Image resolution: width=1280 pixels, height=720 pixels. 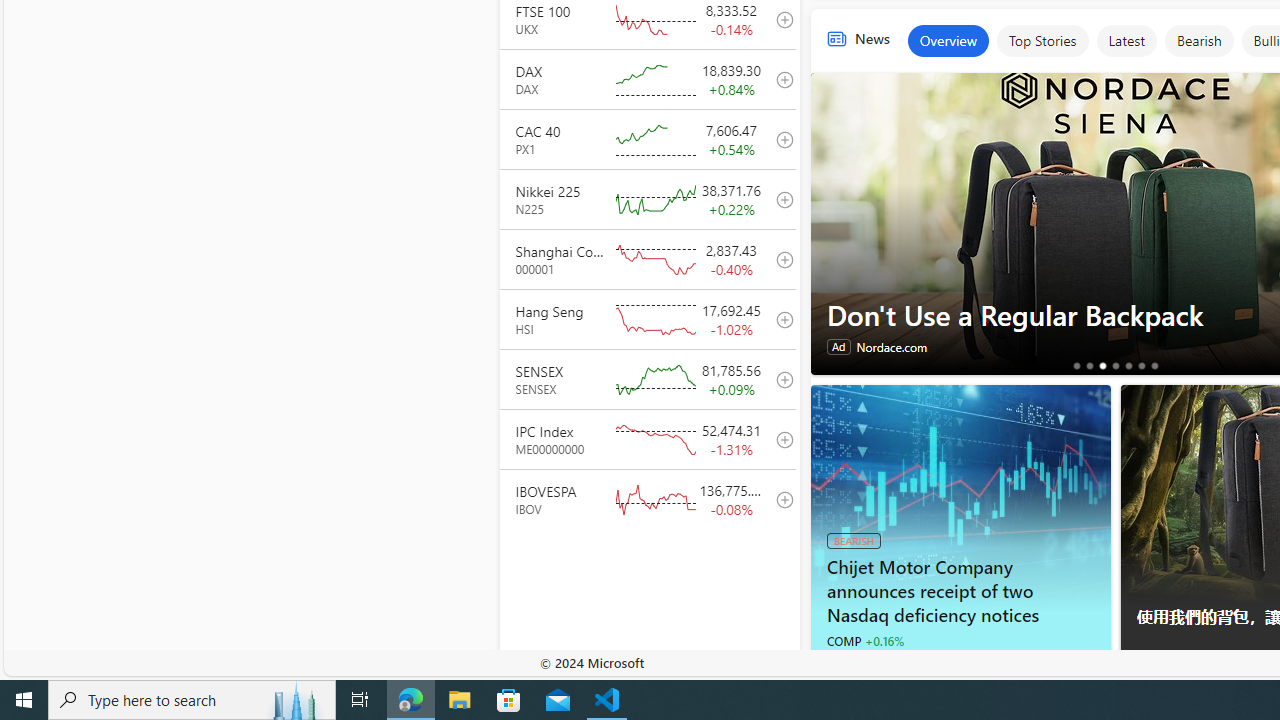 What do you see at coordinates (947, 41) in the screenshot?
I see `'Overview'` at bounding box center [947, 41].